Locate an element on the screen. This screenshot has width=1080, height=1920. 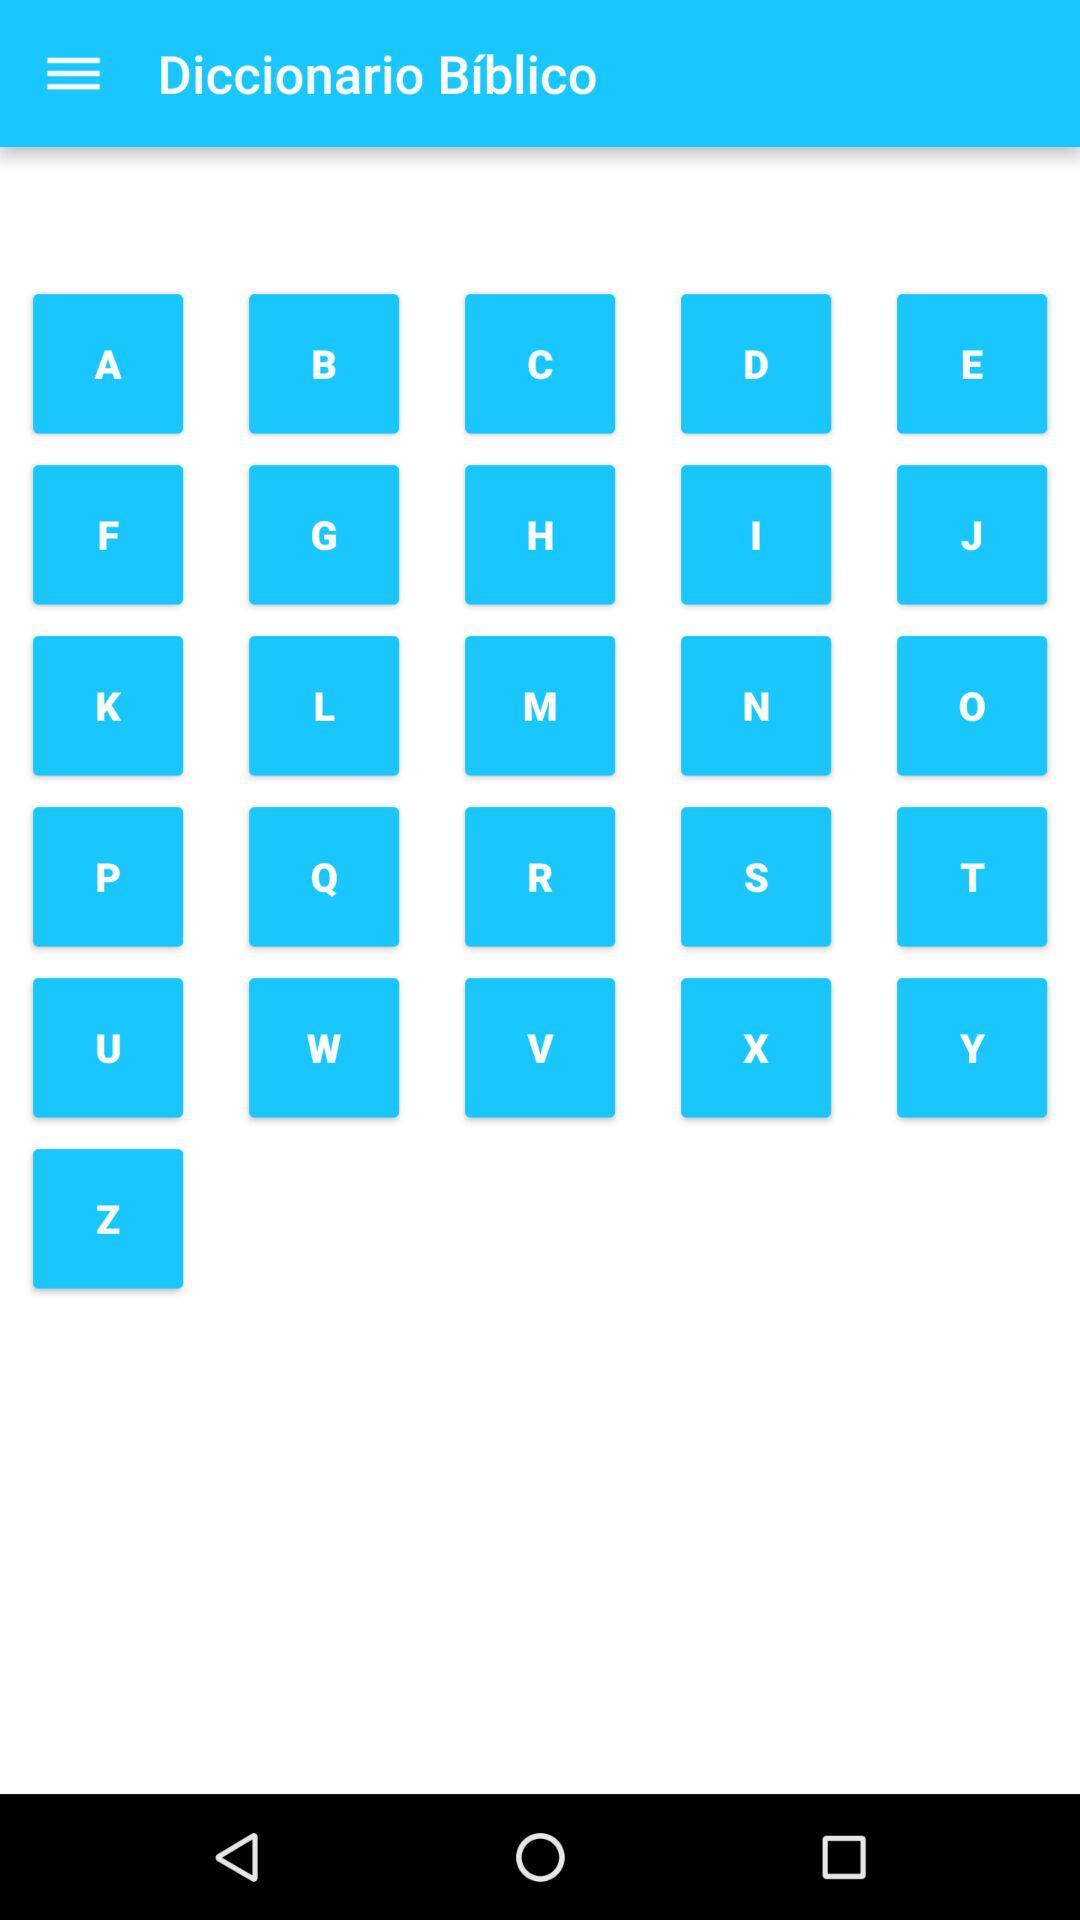
the icon above f item is located at coordinates (108, 363).